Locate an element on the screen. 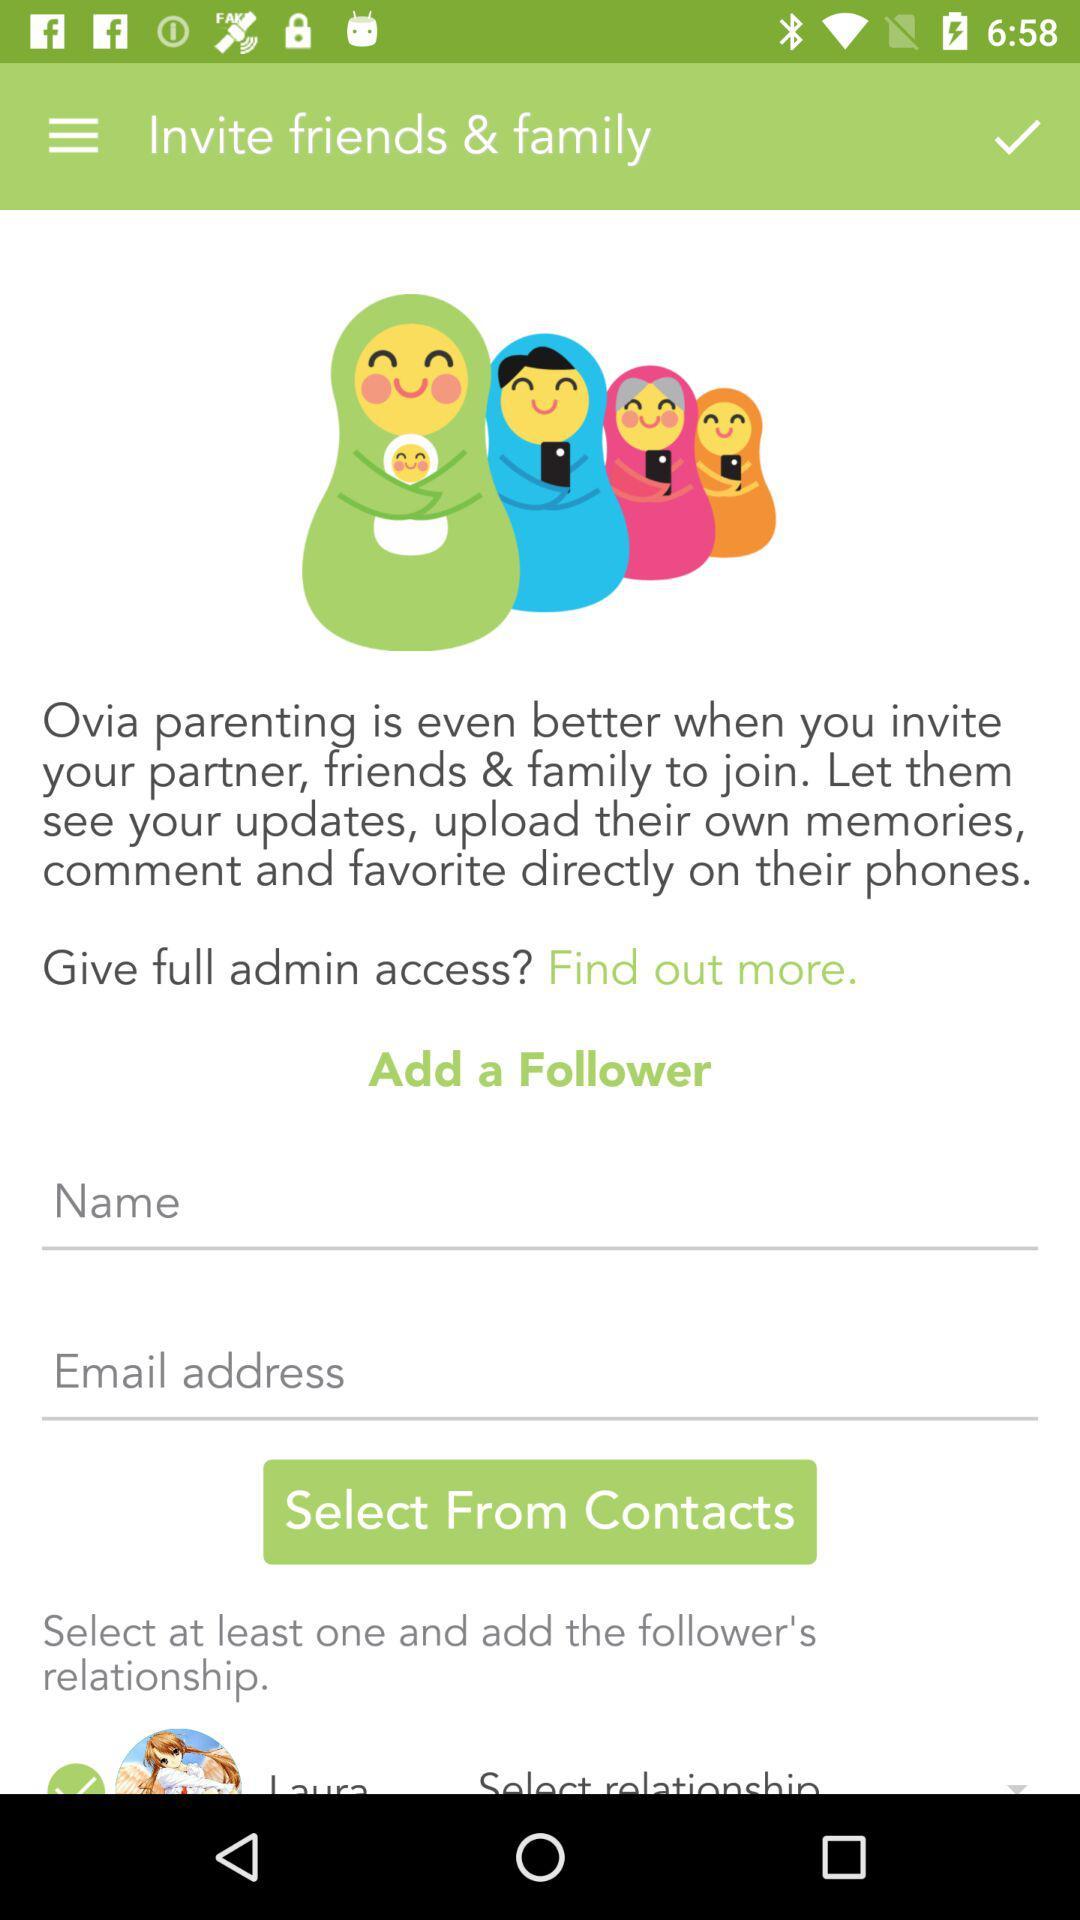  icon below select at least item is located at coordinates (75, 1776).